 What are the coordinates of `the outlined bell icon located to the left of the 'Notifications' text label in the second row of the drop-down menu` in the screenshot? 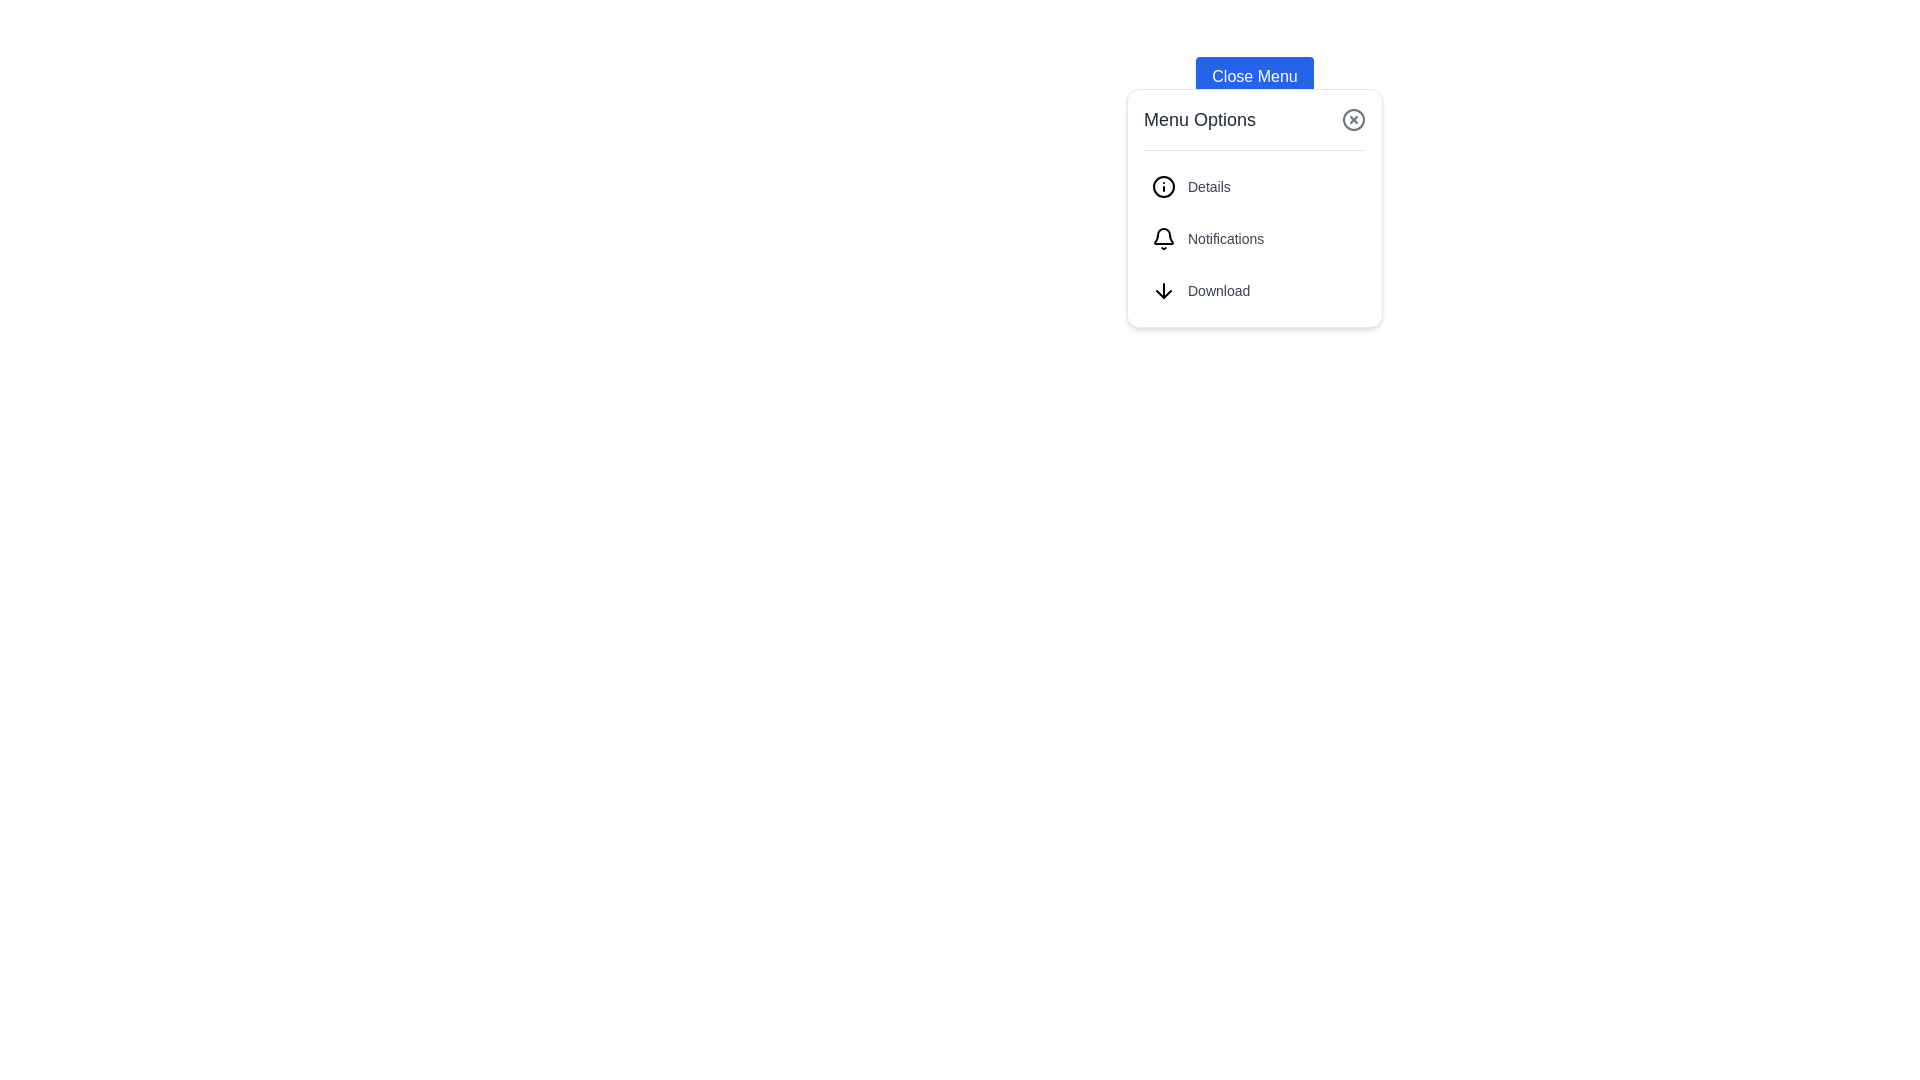 It's located at (1163, 238).